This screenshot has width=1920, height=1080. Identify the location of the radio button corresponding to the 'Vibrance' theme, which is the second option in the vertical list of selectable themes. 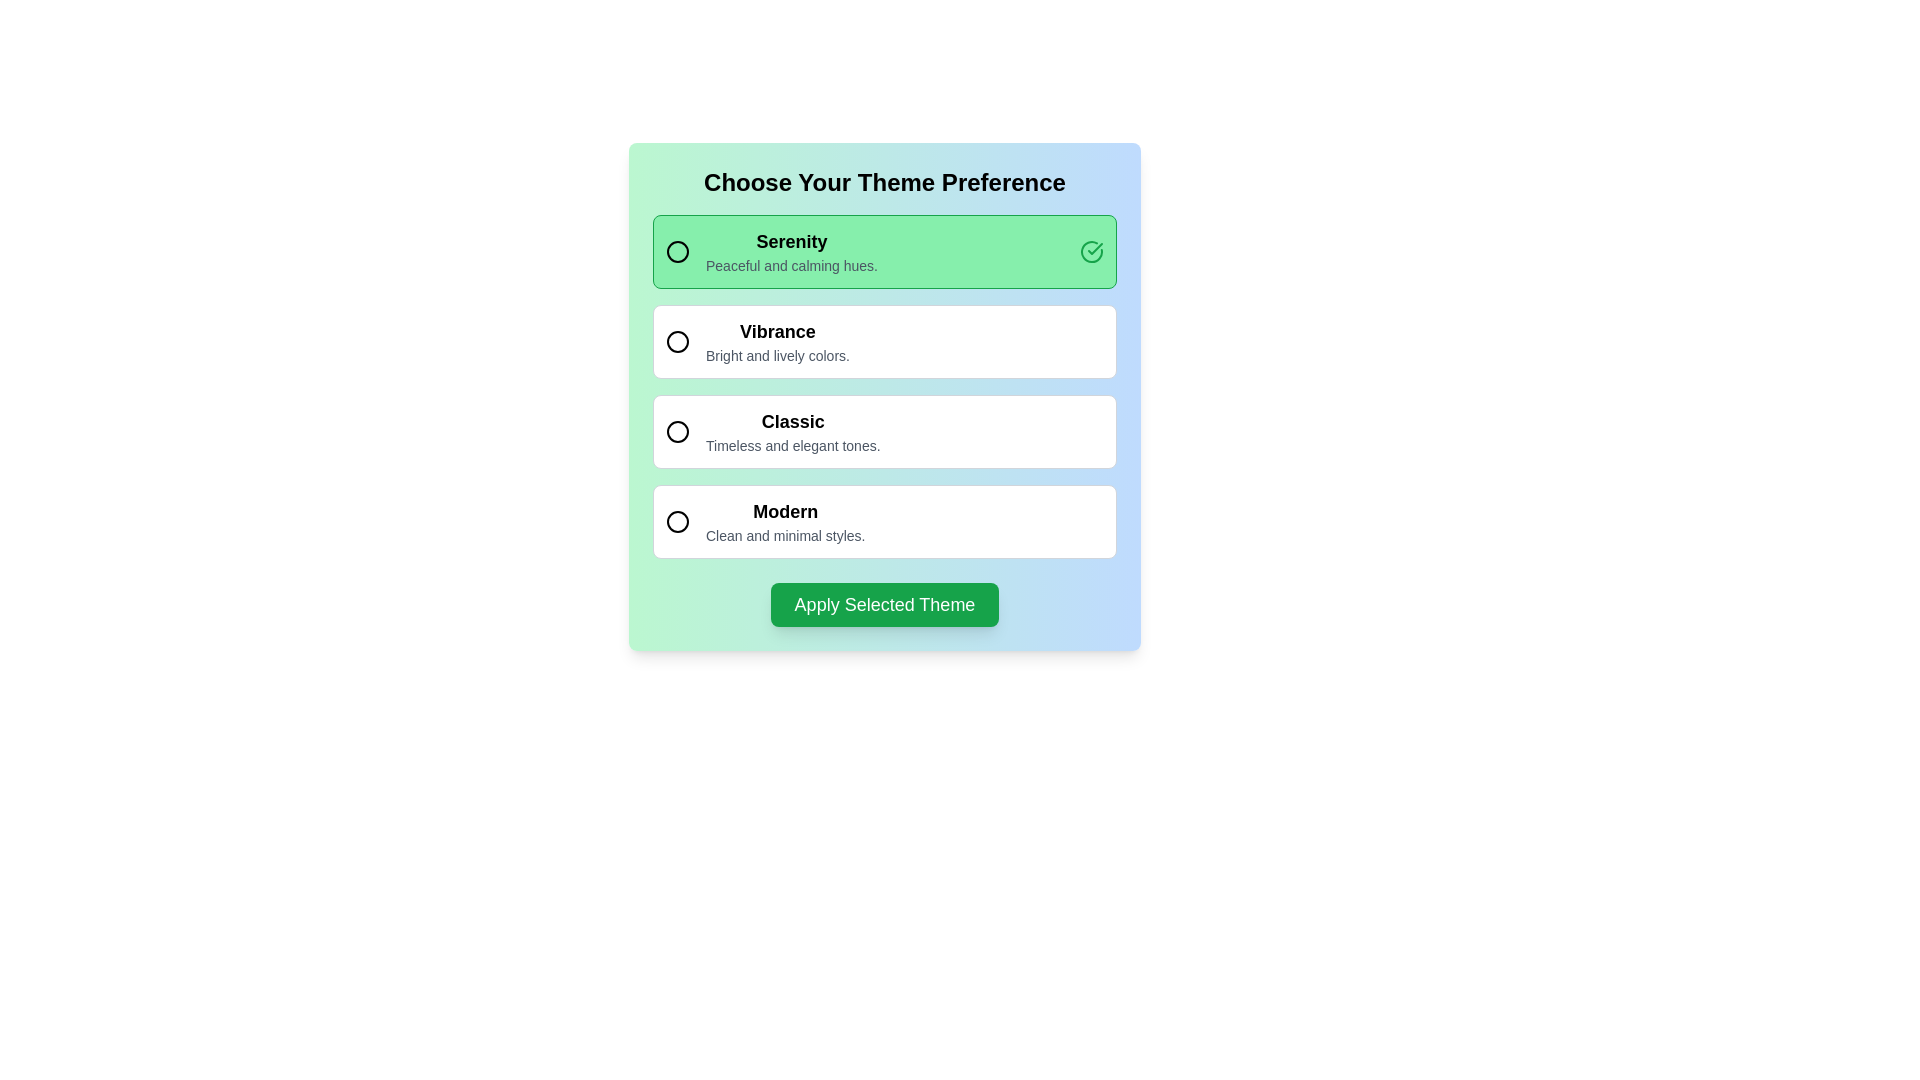
(776, 341).